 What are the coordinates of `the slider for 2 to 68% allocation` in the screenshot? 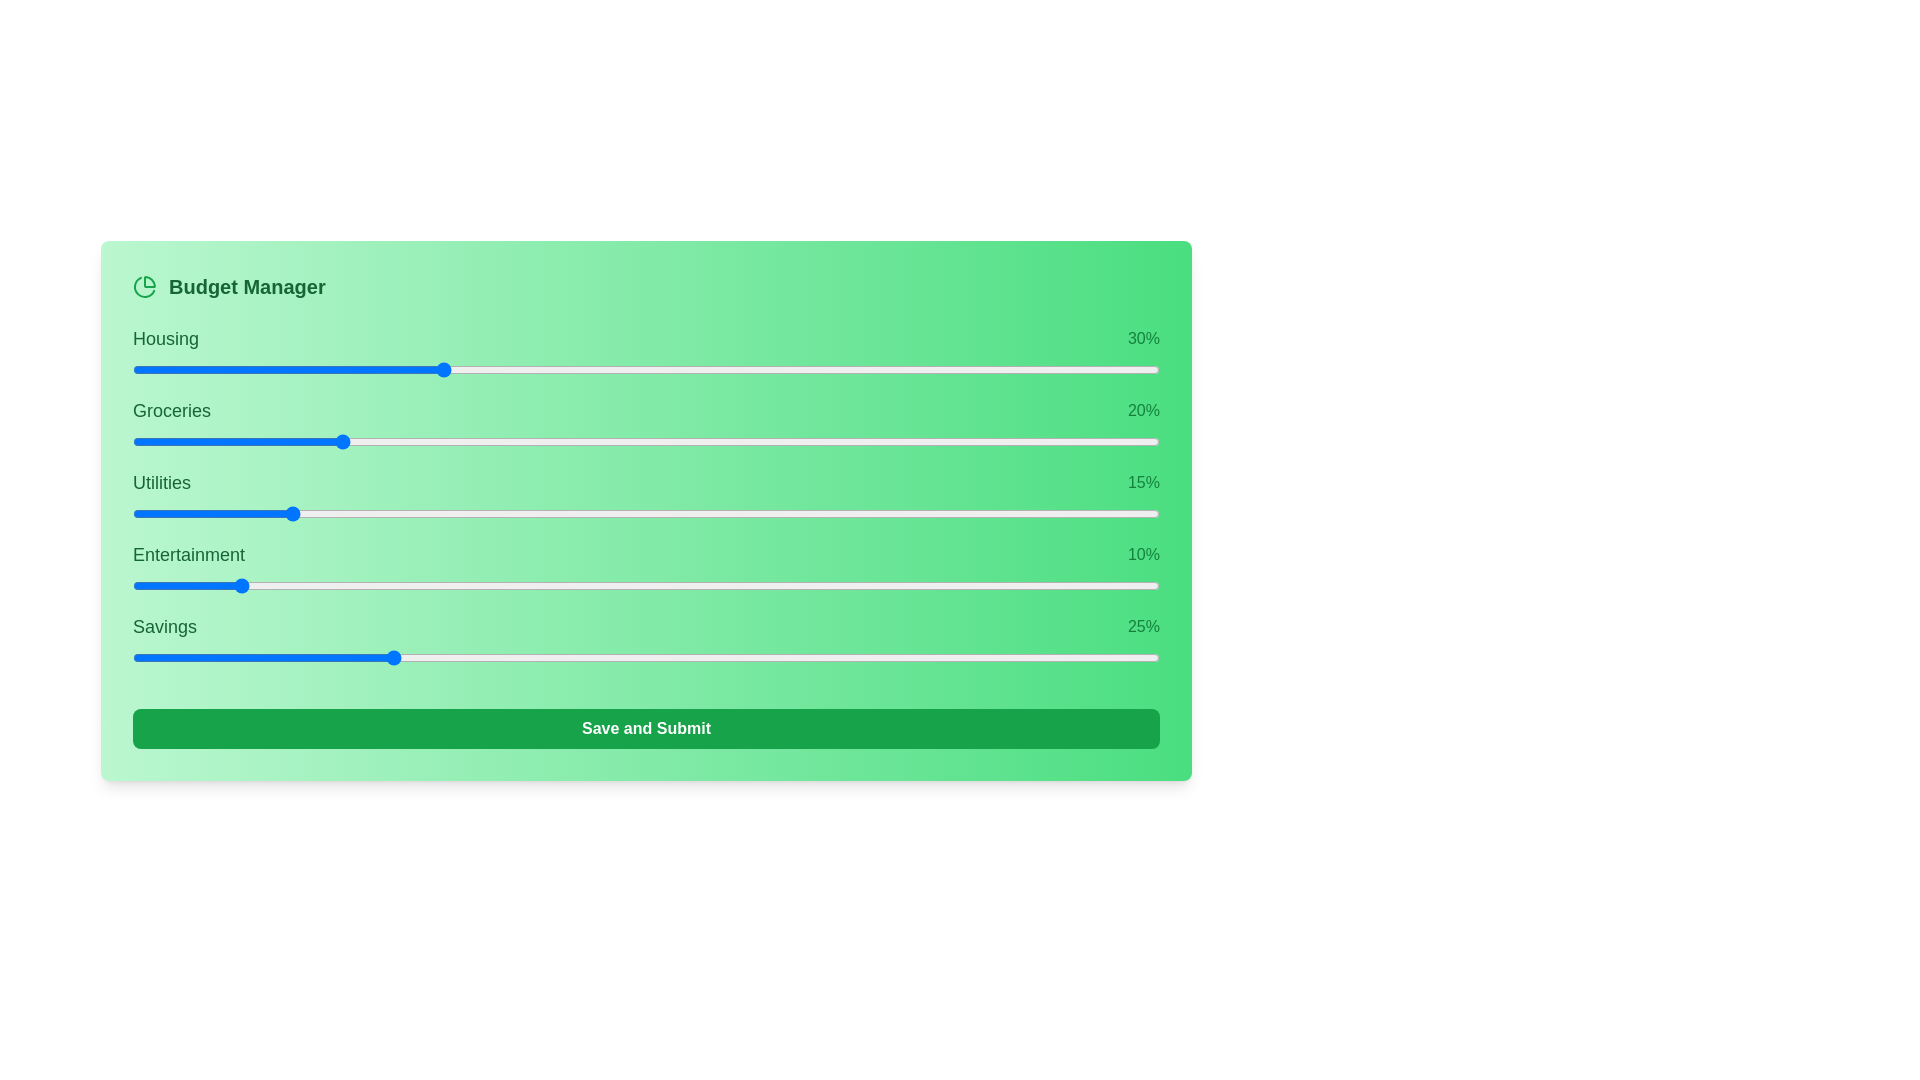 It's located at (995, 512).